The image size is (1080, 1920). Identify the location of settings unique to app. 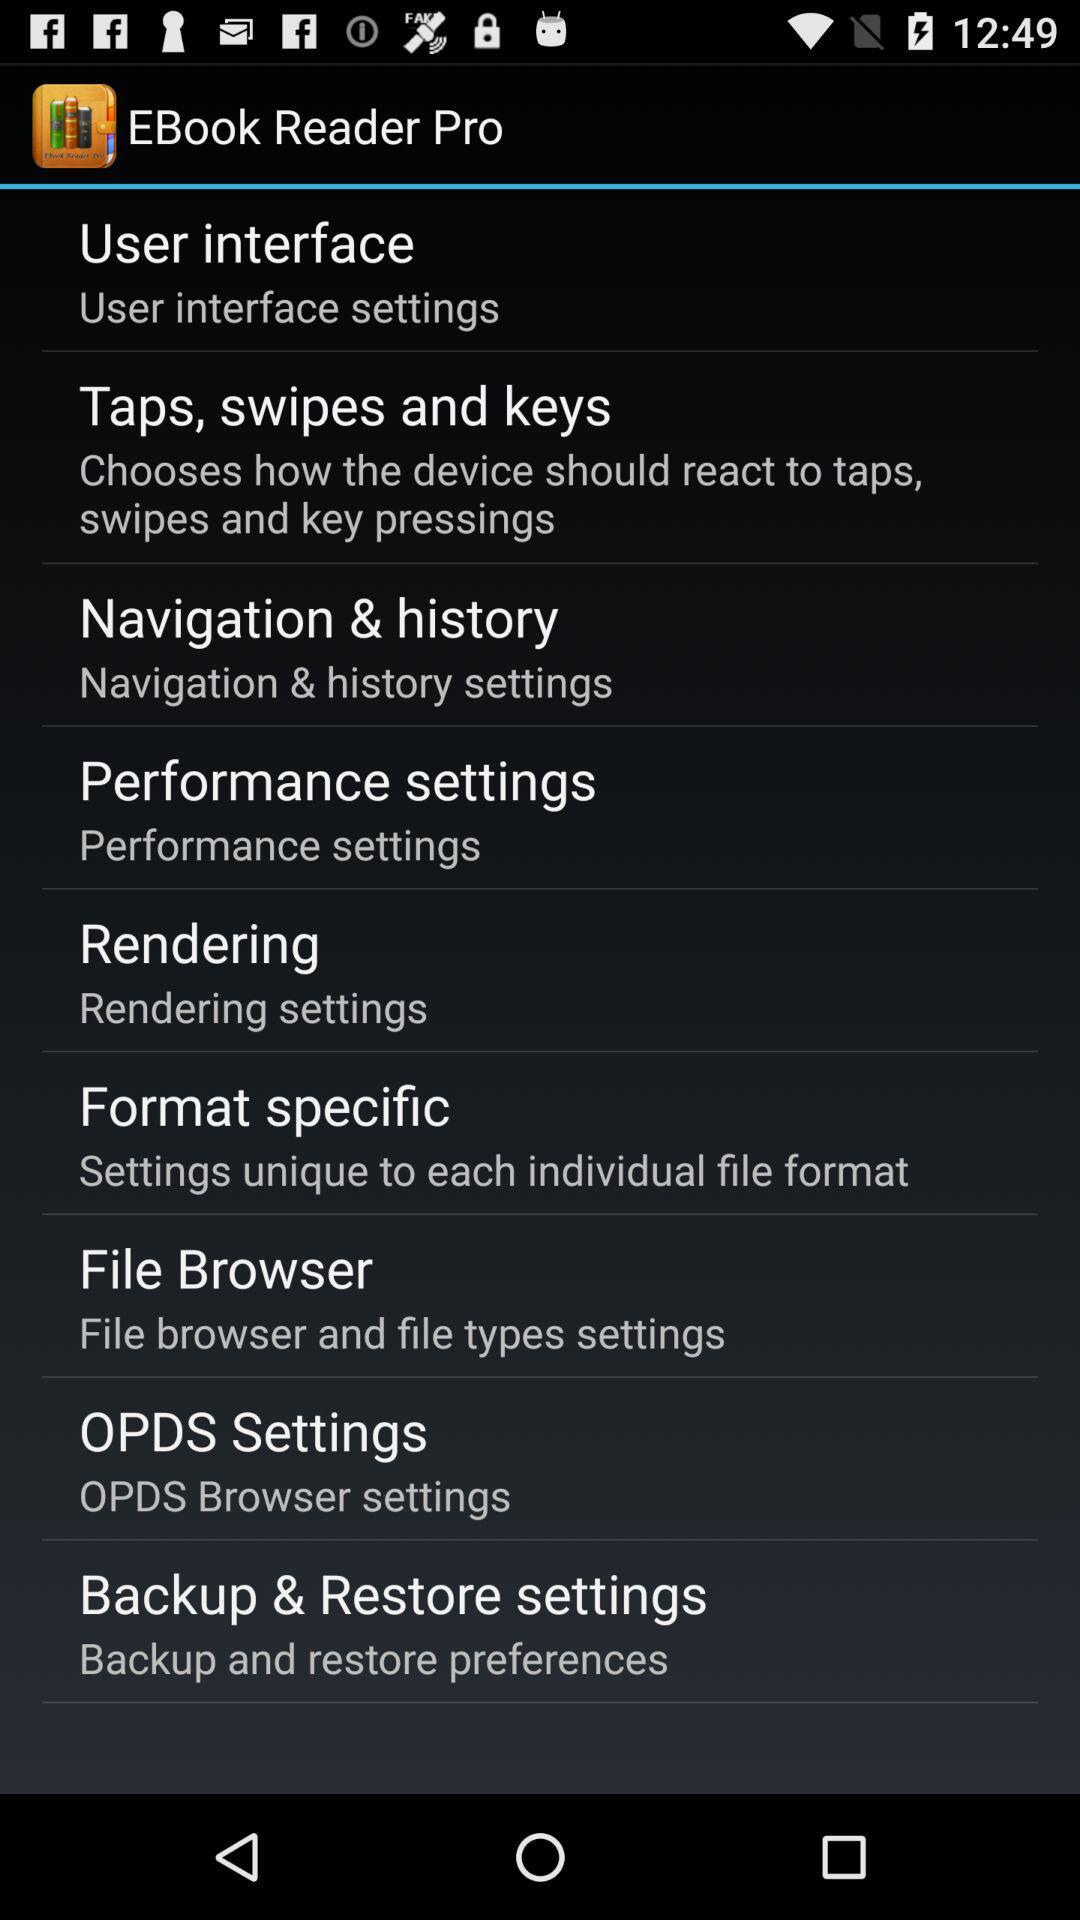
(493, 1169).